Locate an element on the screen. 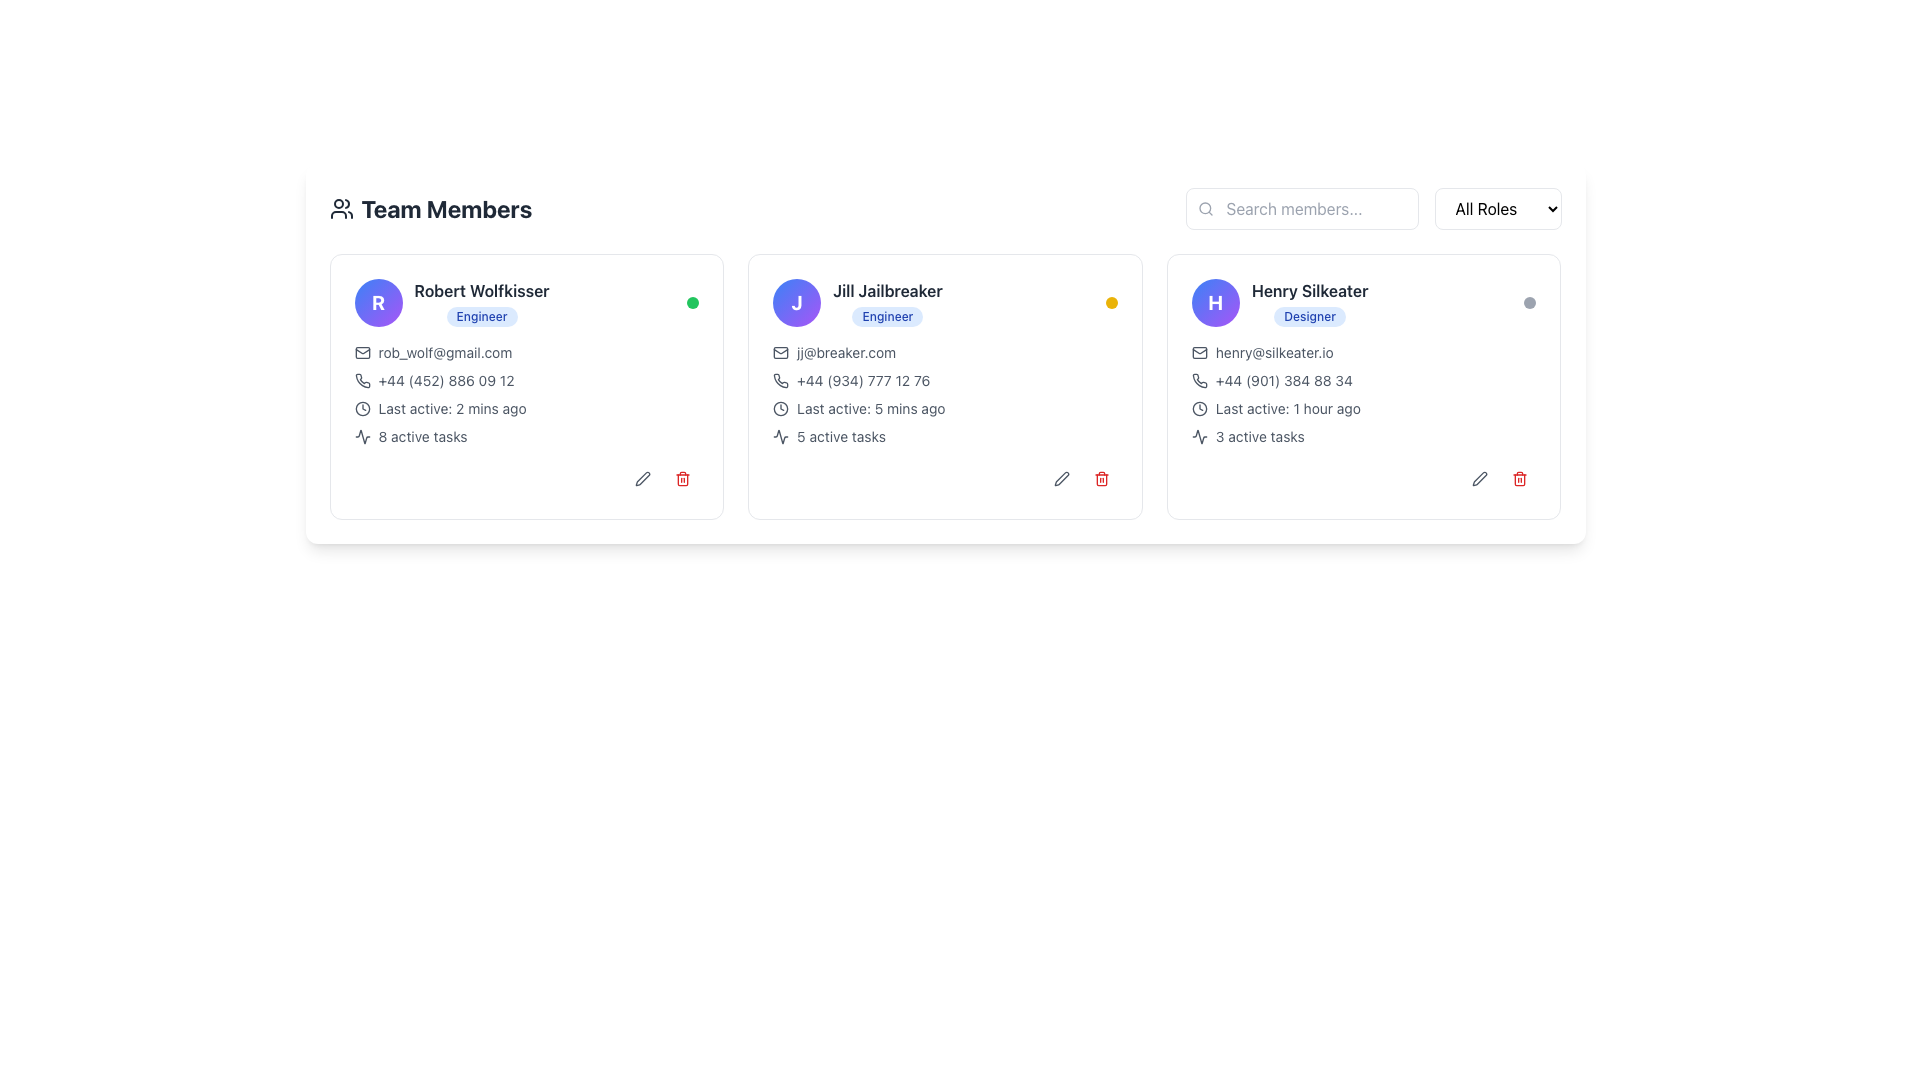 The height and width of the screenshot is (1080, 1920). the magnifying glass icon, which is outlined in light gray and positioned inside the left part of the search input field labeled 'Search members...' is located at coordinates (1204, 208).